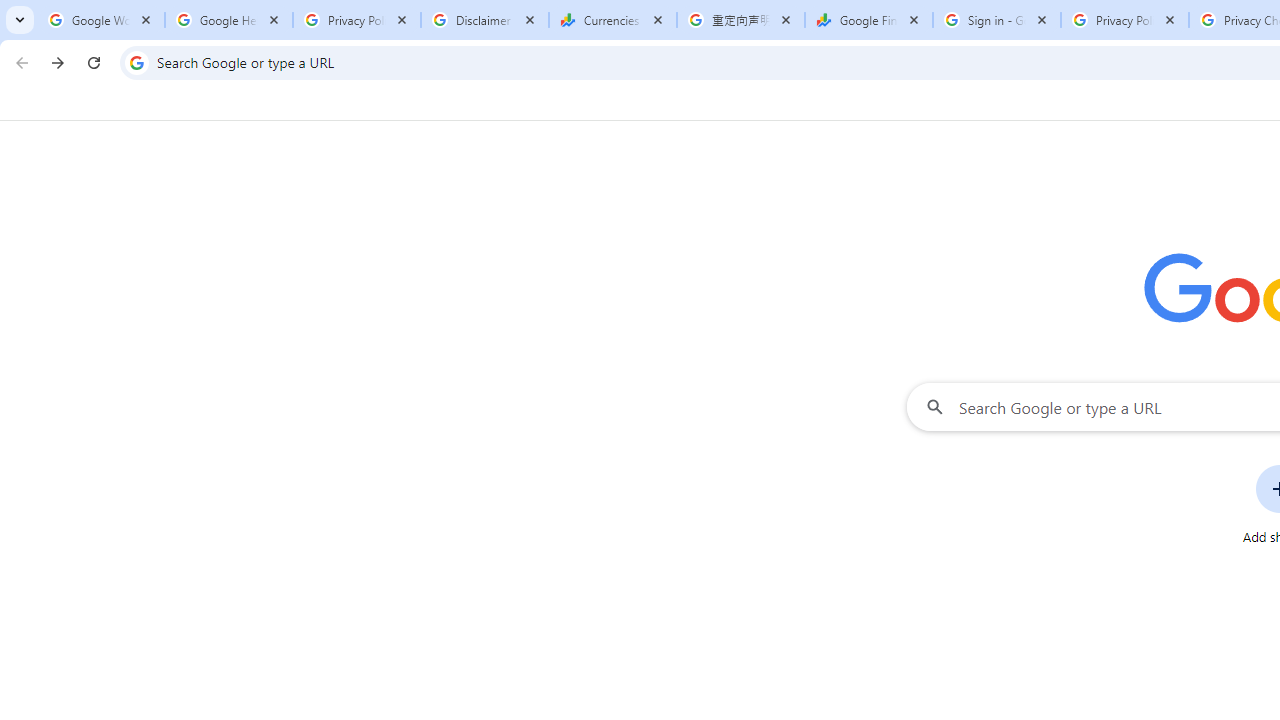 Image resolution: width=1280 pixels, height=720 pixels. What do you see at coordinates (100, 20) in the screenshot?
I see `'Google Workspace Admin Community'` at bounding box center [100, 20].